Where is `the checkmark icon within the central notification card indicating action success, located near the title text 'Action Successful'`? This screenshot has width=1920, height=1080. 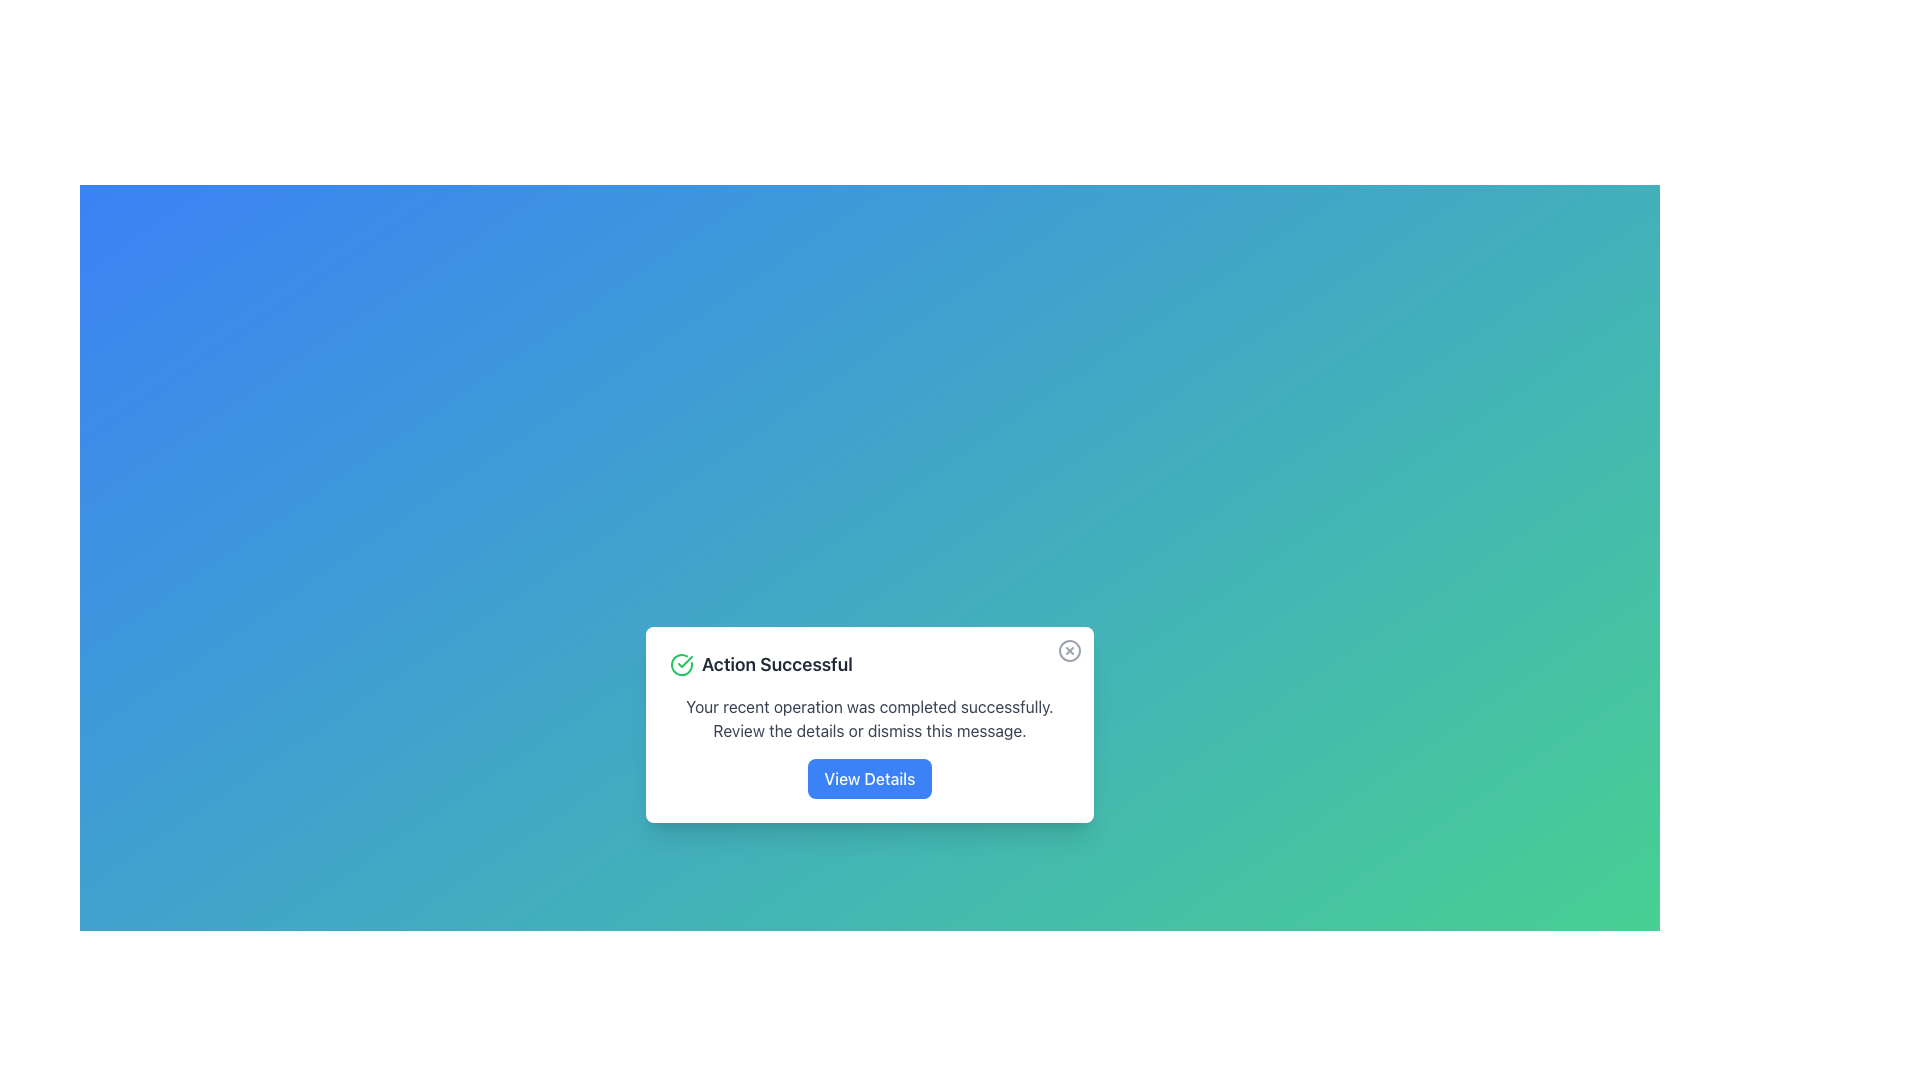 the checkmark icon within the central notification card indicating action success, located near the title text 'Action Successful' is located at coordinates (685, 662).